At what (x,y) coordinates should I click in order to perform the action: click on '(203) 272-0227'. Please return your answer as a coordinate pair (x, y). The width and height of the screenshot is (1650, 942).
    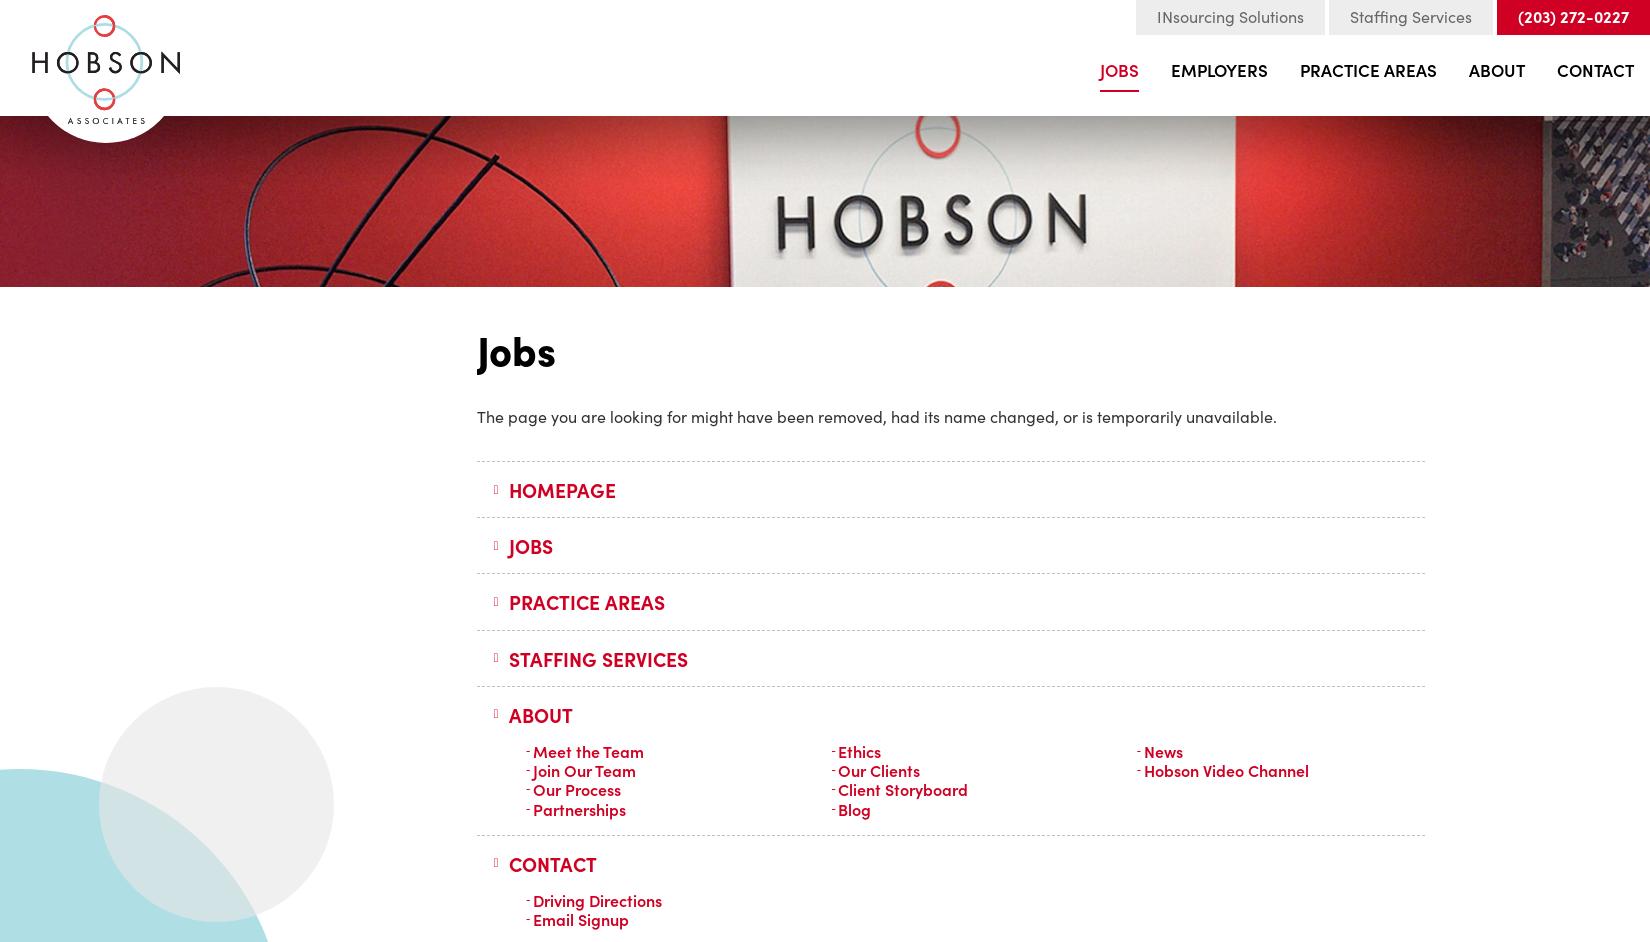
    Looking at the image, I should click on (1572, 16).